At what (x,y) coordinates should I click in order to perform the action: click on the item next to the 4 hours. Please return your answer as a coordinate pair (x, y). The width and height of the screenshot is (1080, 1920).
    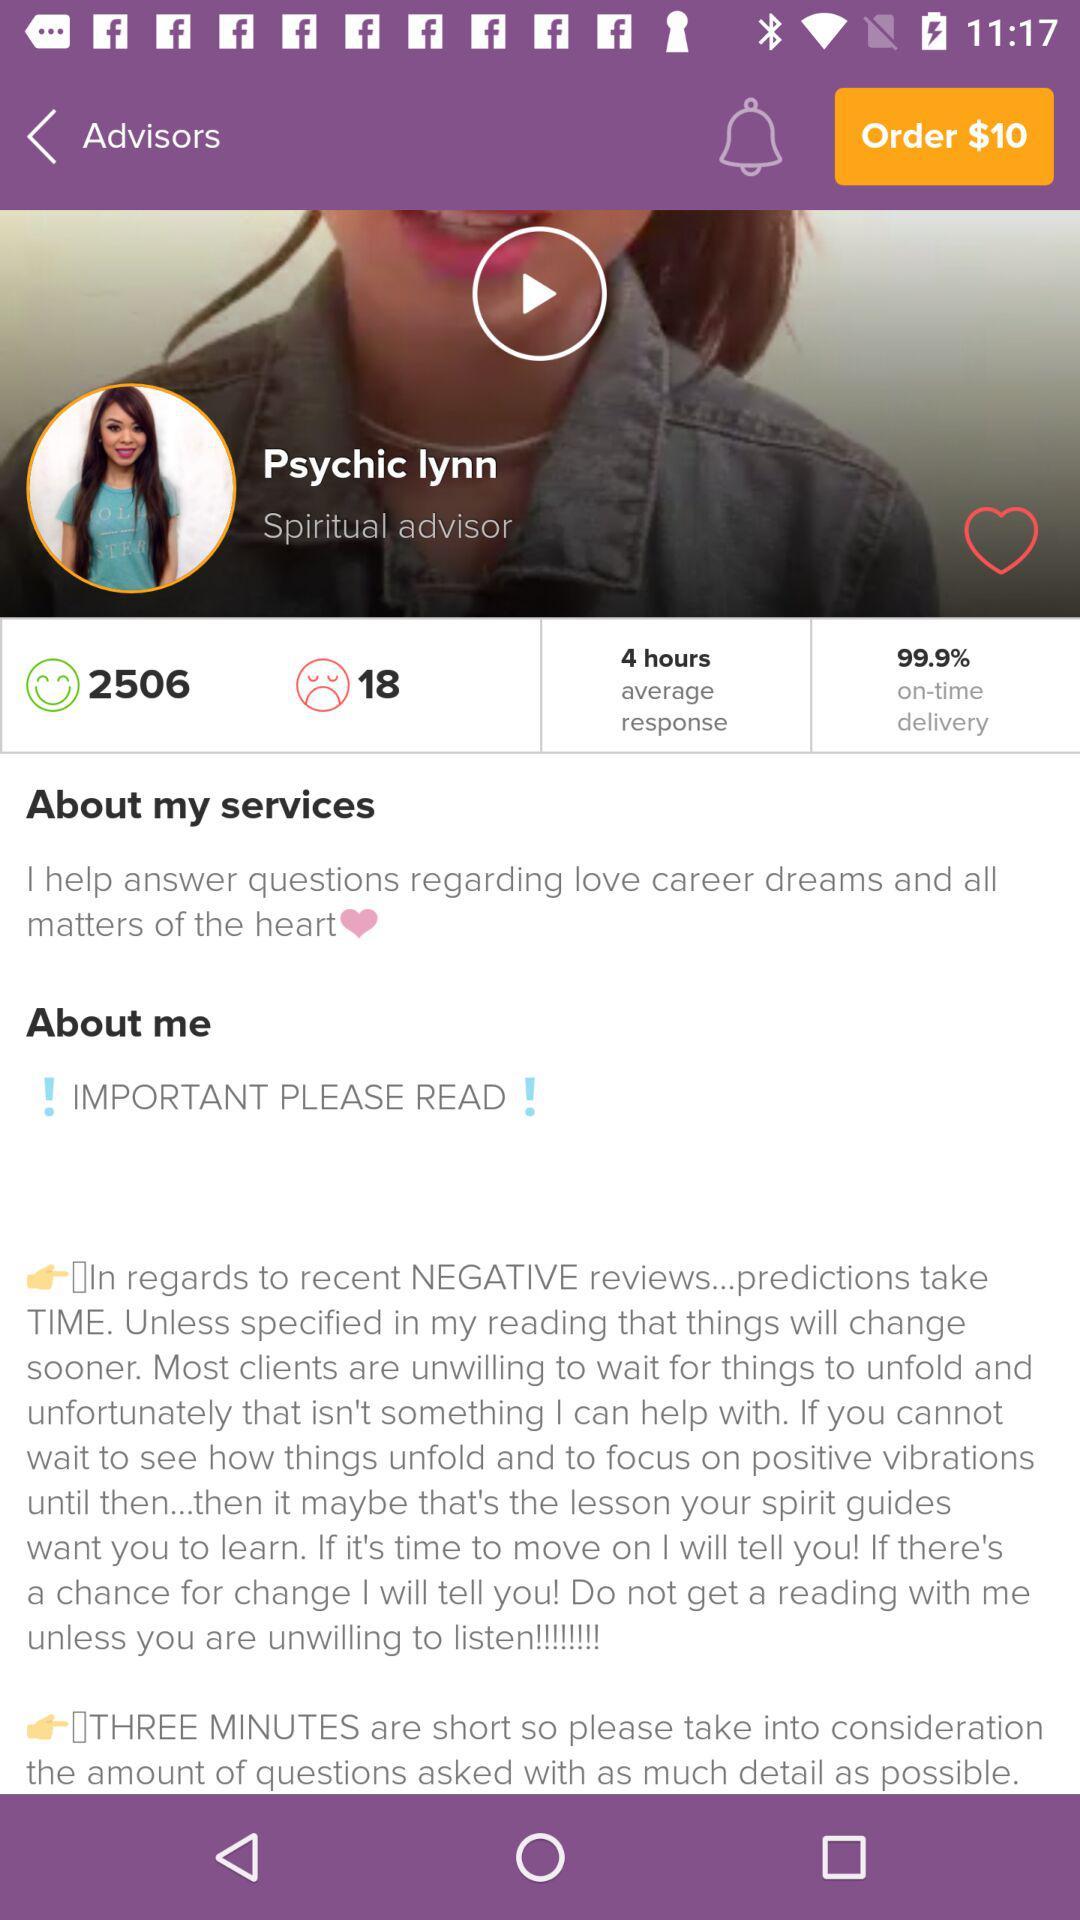
    Looking at the image, I should click on (405, 685).